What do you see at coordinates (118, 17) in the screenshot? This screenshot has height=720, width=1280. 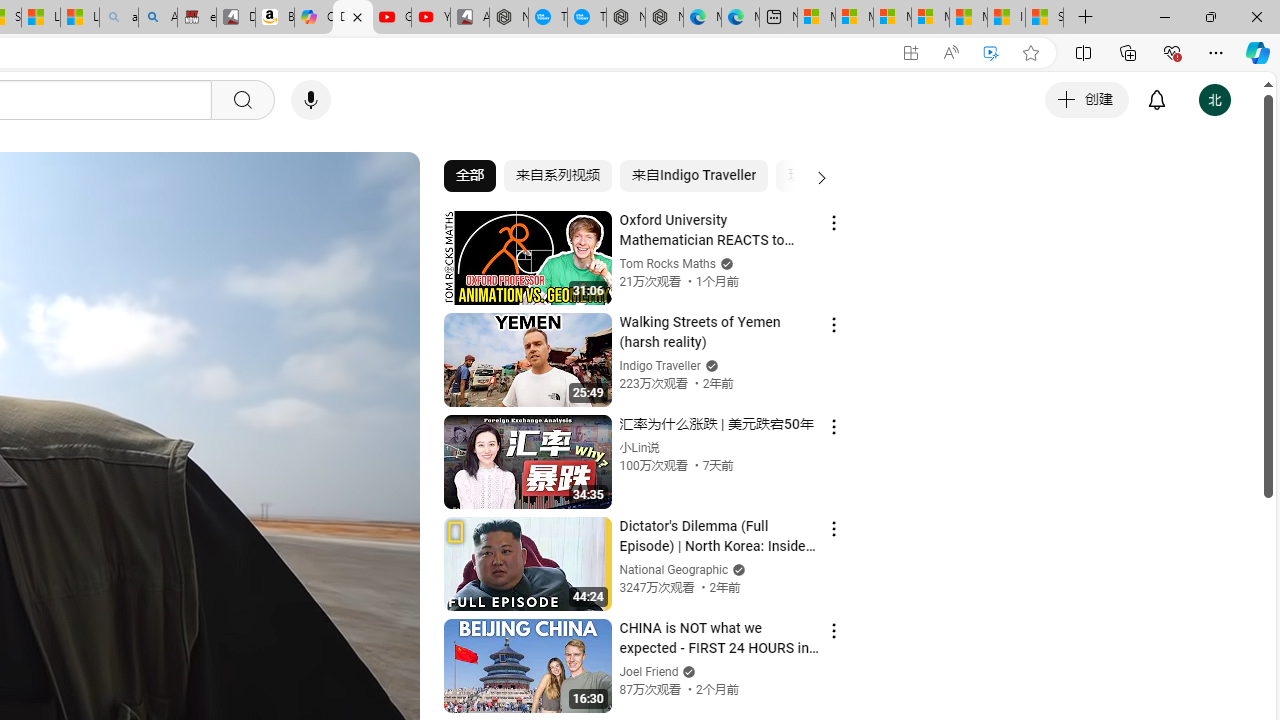 I see `'amazon - Search - Sleeping'` at bounding box center [118, 17].